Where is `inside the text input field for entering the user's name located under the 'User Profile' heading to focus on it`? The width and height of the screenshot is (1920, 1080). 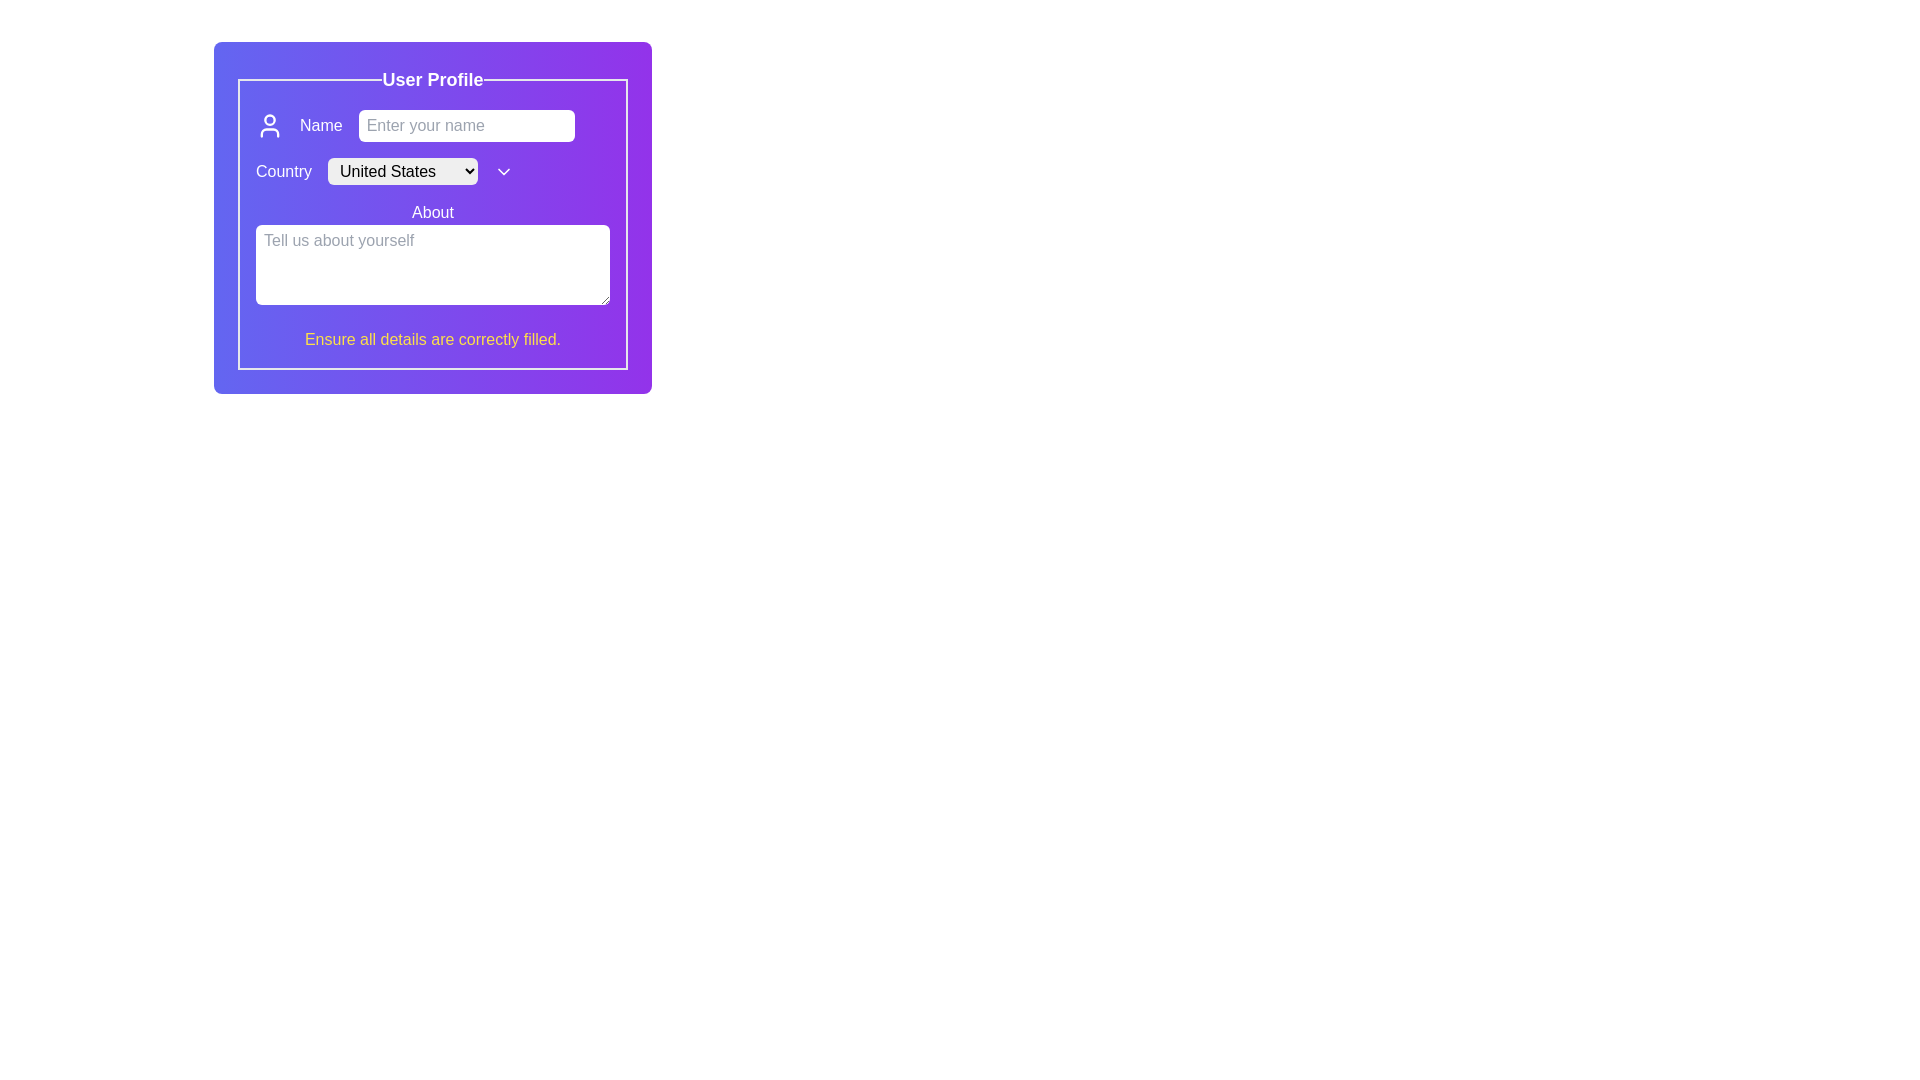 inside the text input field for entering the user's name located under the 'User Profile' heading to focus on it is located at coordinates (431, 126).